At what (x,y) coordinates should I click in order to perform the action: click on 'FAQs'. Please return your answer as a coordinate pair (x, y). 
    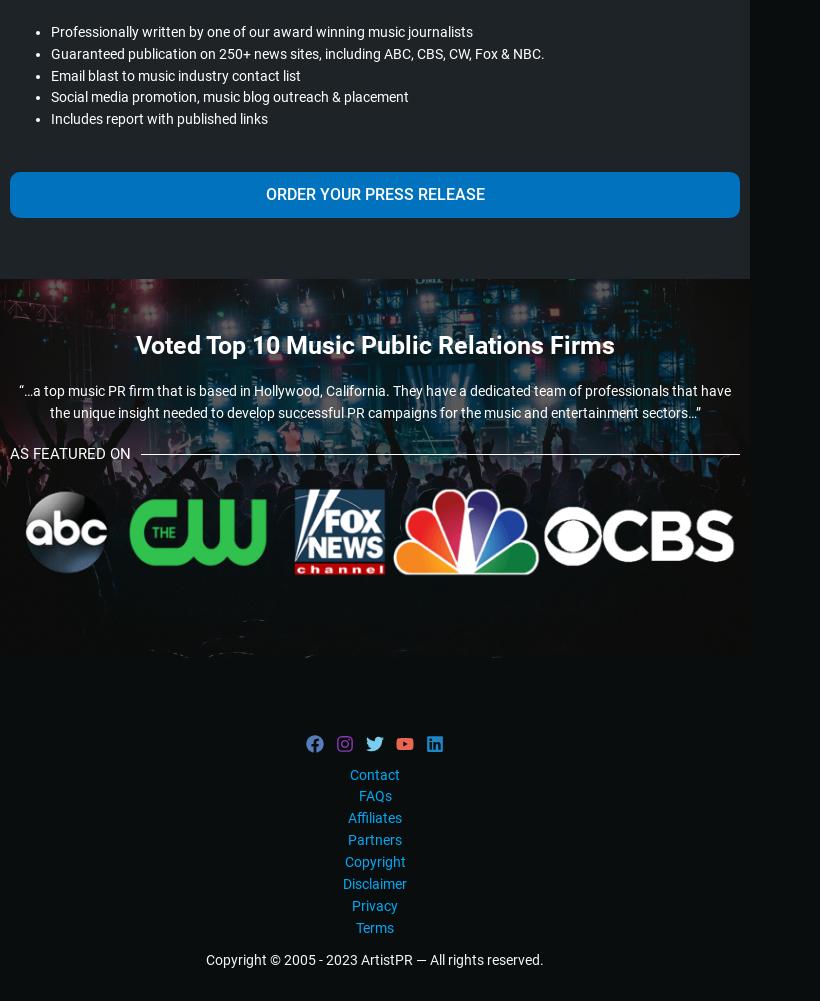
    Looking at the image, I should click on (374, 794).